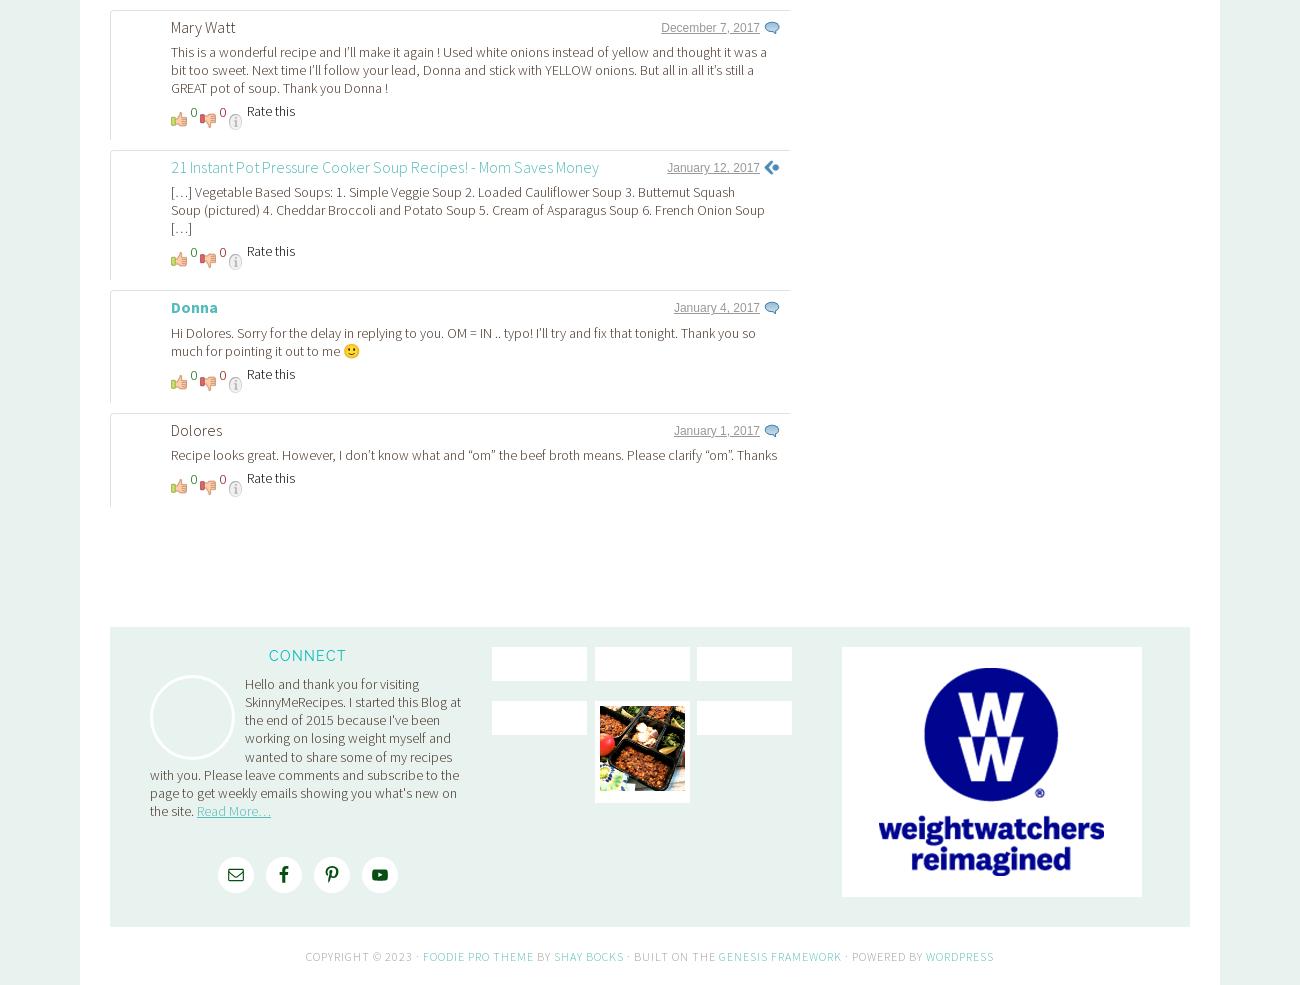 This screenshot has width=1300, height=985. I want to click on 'Foodie Pro Theme', so click(477, 675).